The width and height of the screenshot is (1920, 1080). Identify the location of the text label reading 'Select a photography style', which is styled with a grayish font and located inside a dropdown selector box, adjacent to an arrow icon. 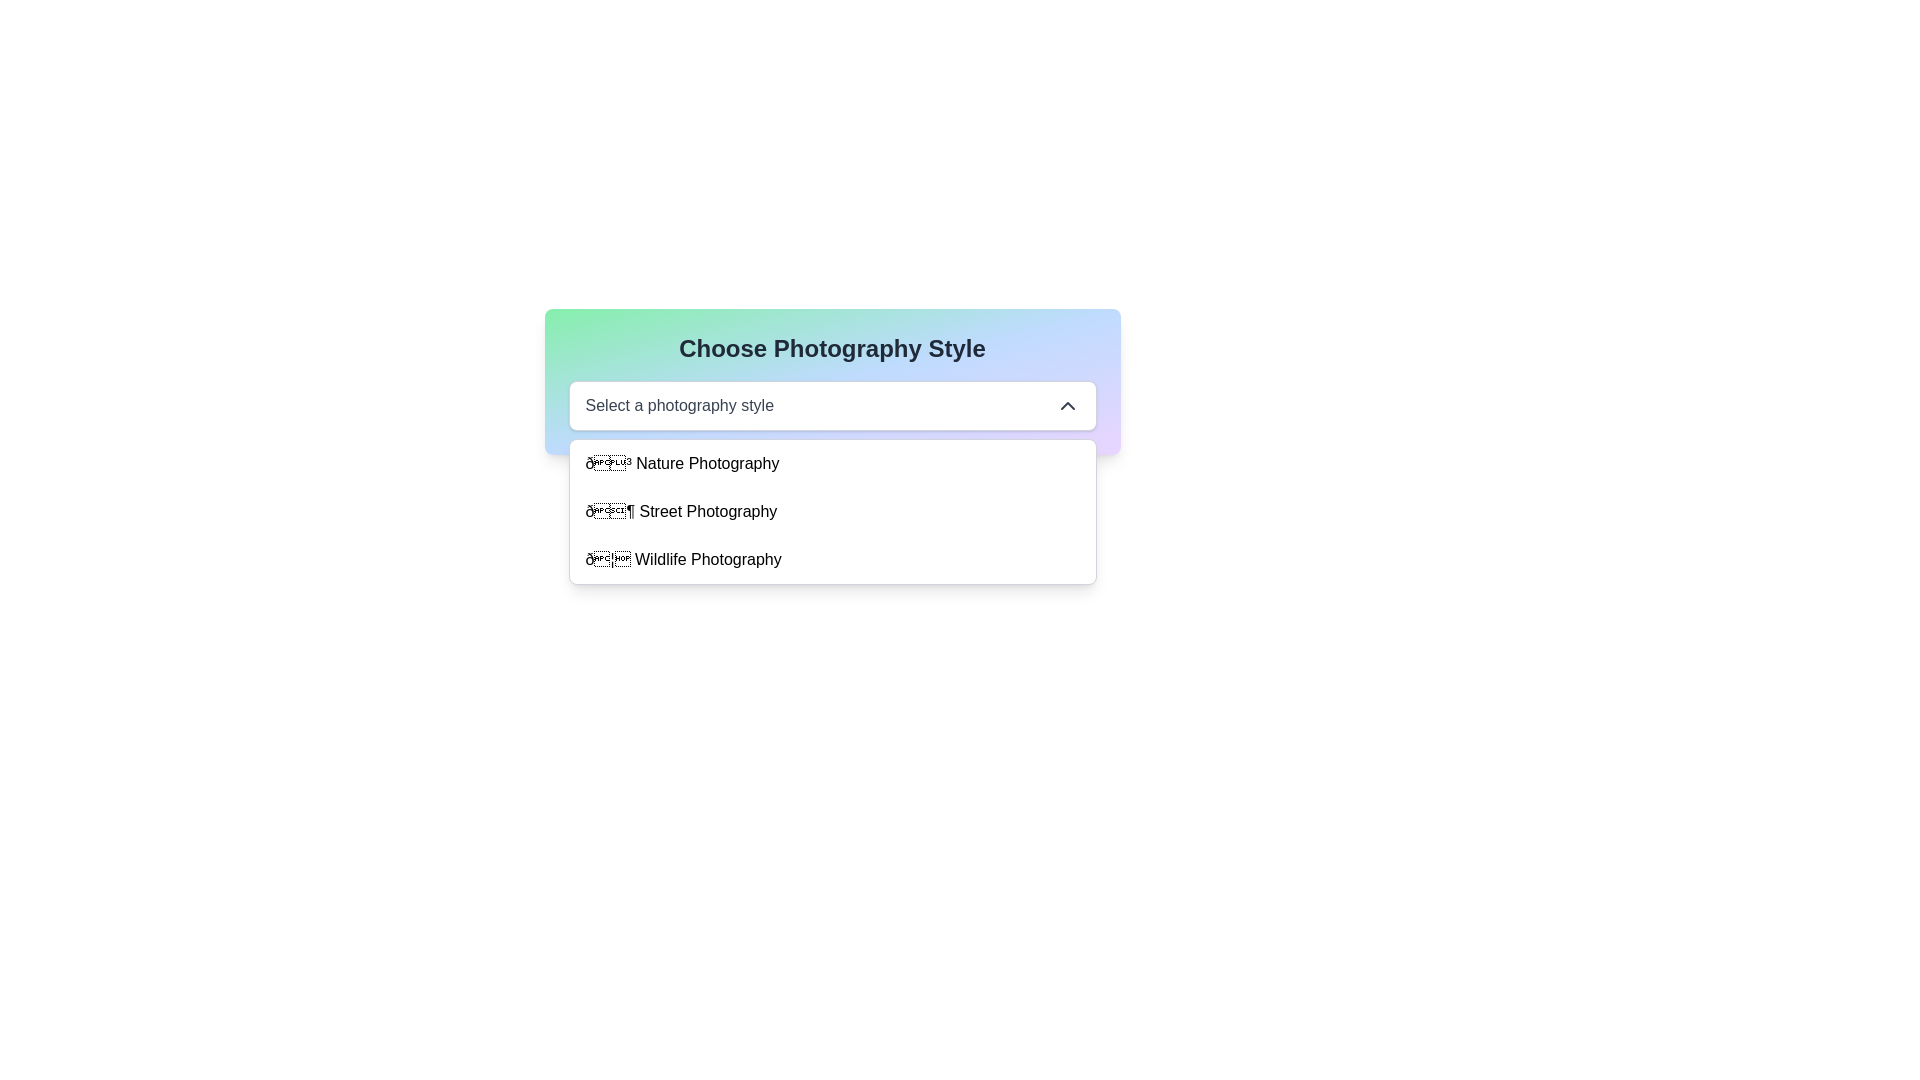
(679, 405).